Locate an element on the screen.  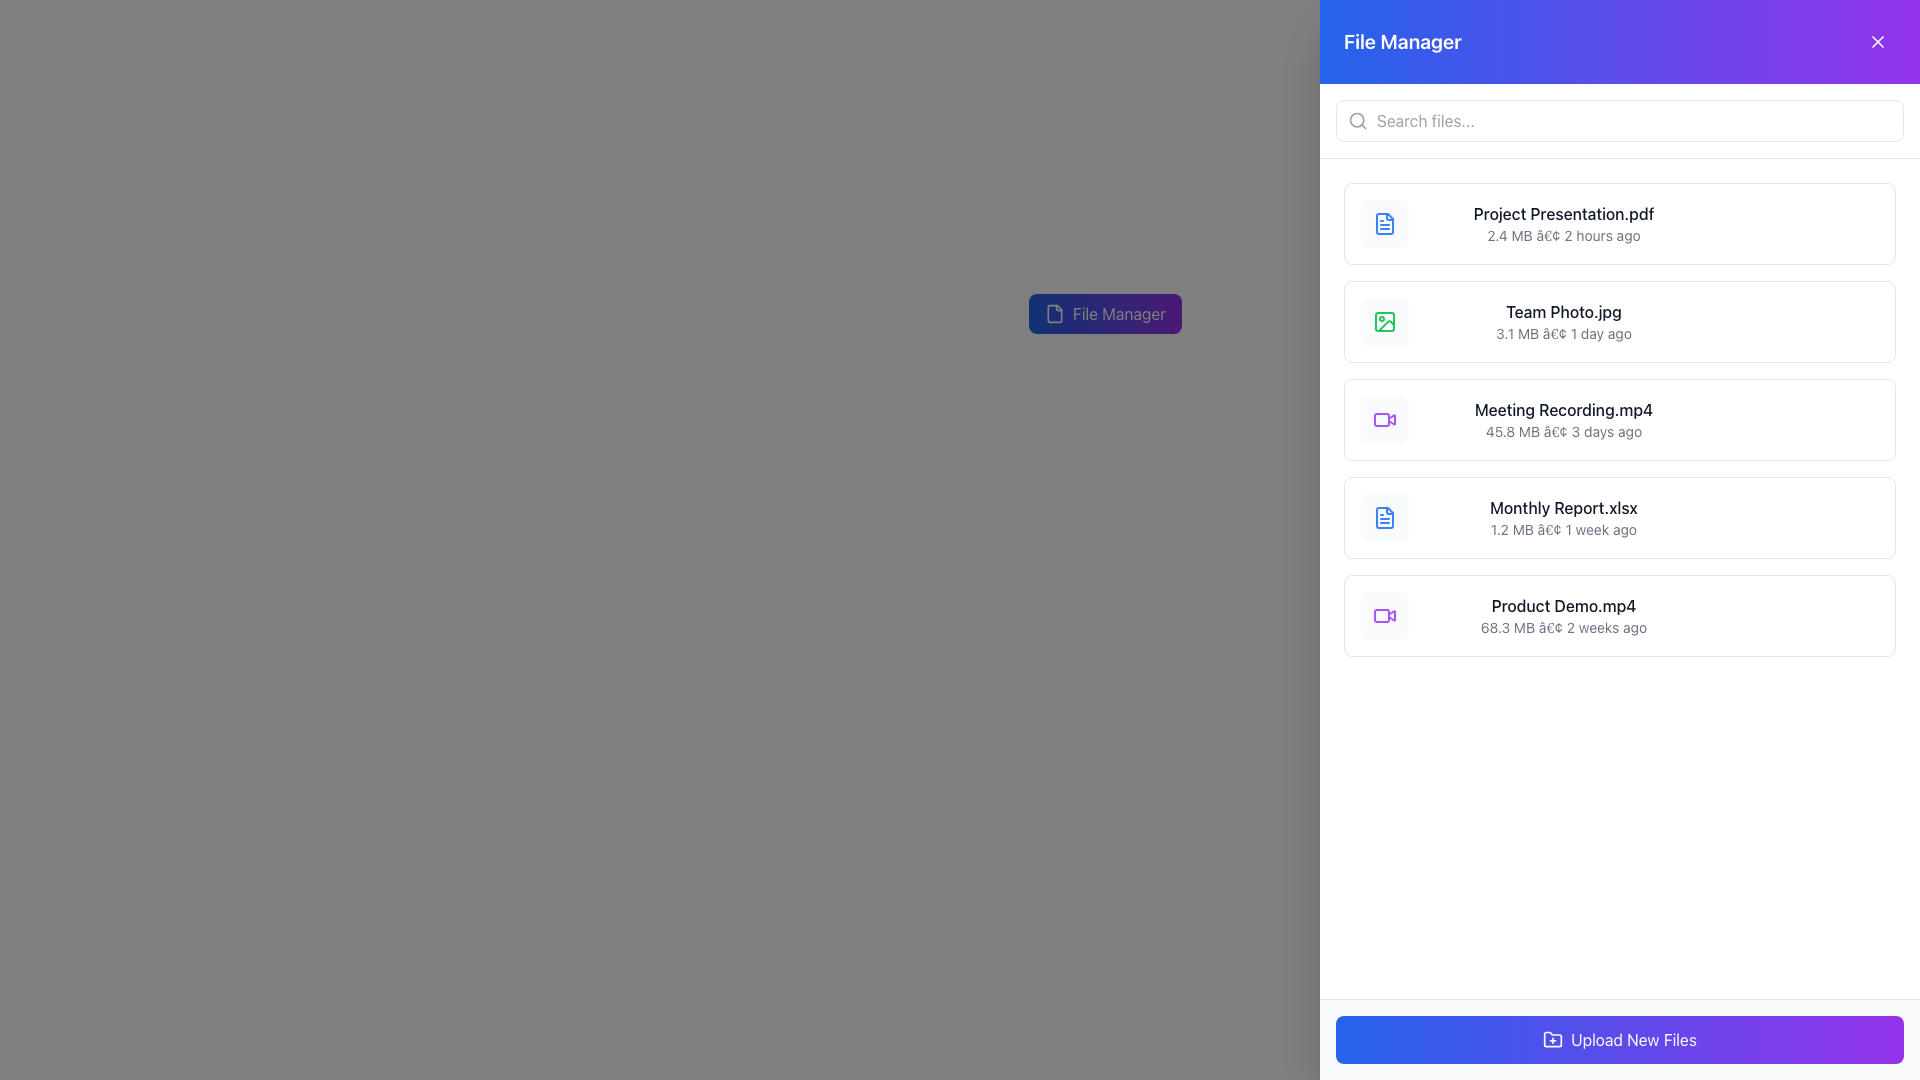
the 'File Manager' text label, which is prominently displayed in large, bold white font against a blue-to-purple gradient background, located in the upper-left portion of the sidebar is located at coordinates (1401, 42).